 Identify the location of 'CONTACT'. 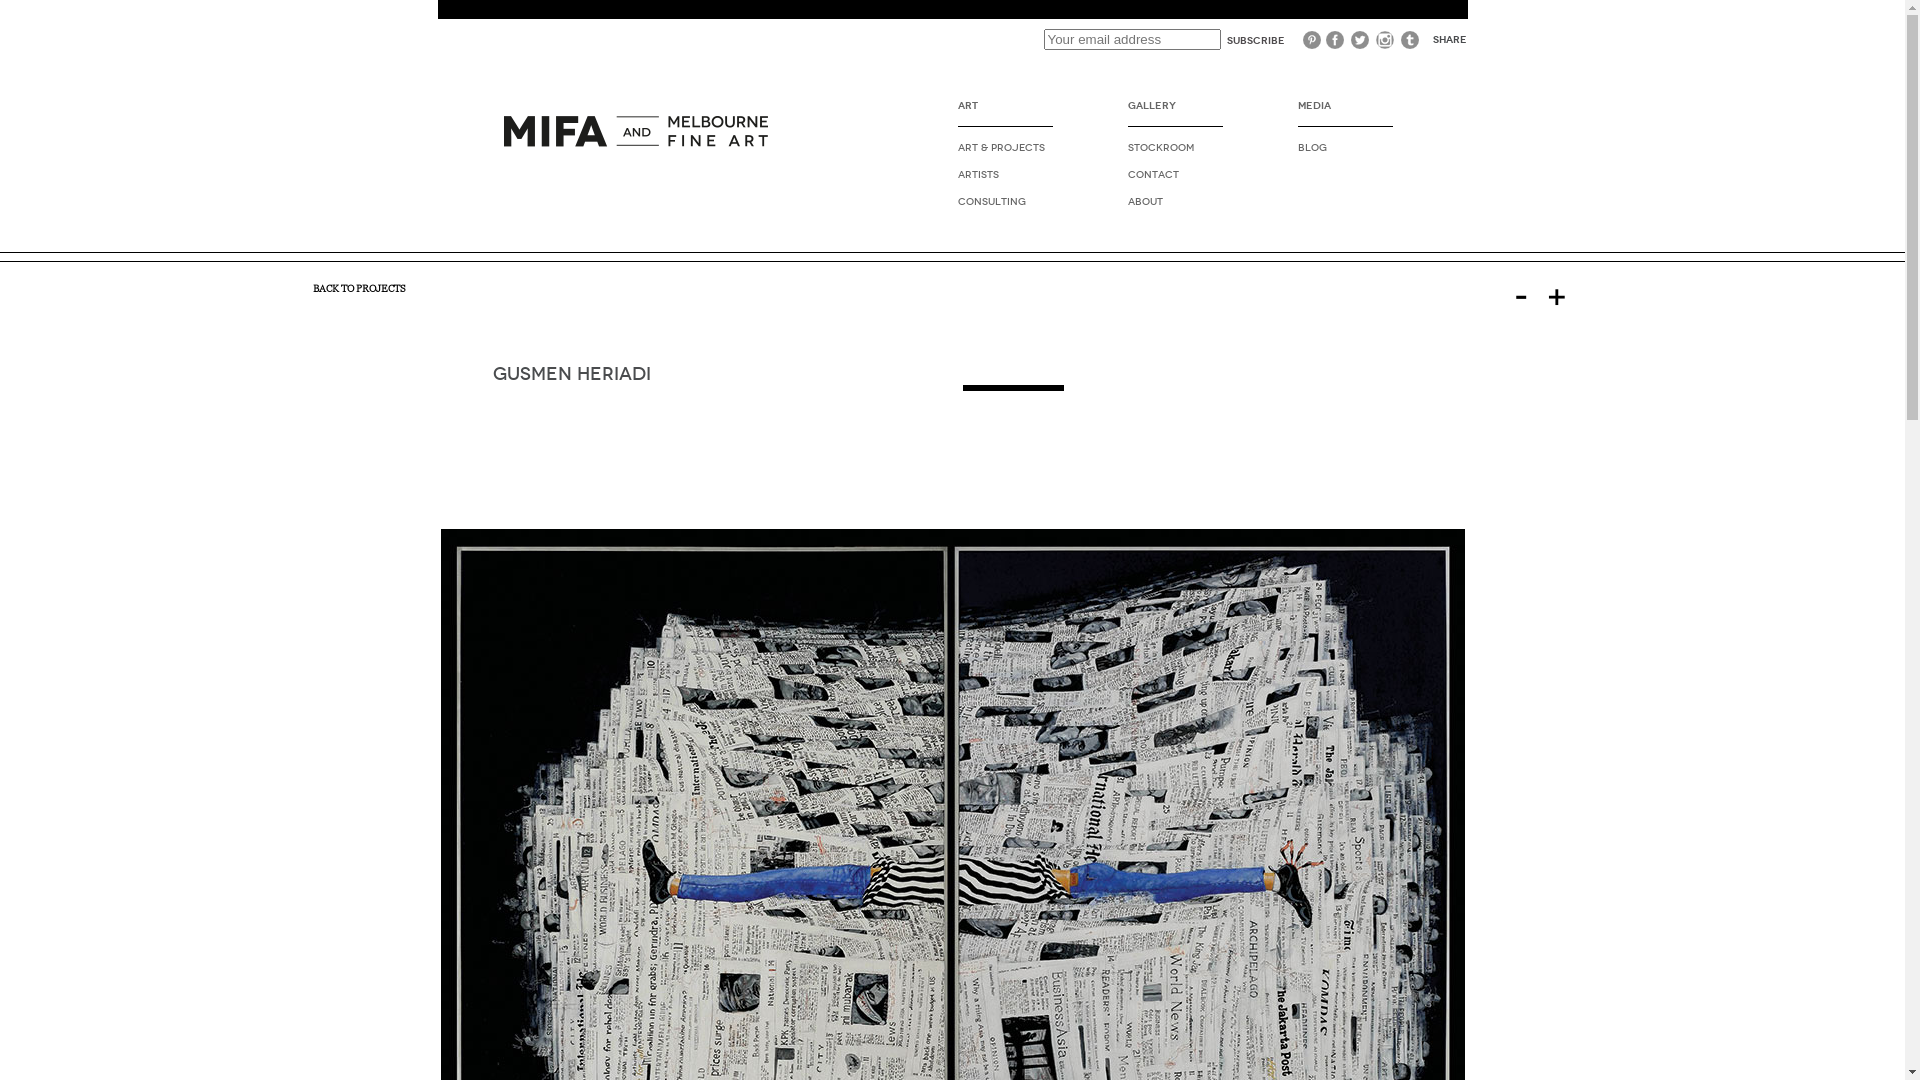
(1175, 173).